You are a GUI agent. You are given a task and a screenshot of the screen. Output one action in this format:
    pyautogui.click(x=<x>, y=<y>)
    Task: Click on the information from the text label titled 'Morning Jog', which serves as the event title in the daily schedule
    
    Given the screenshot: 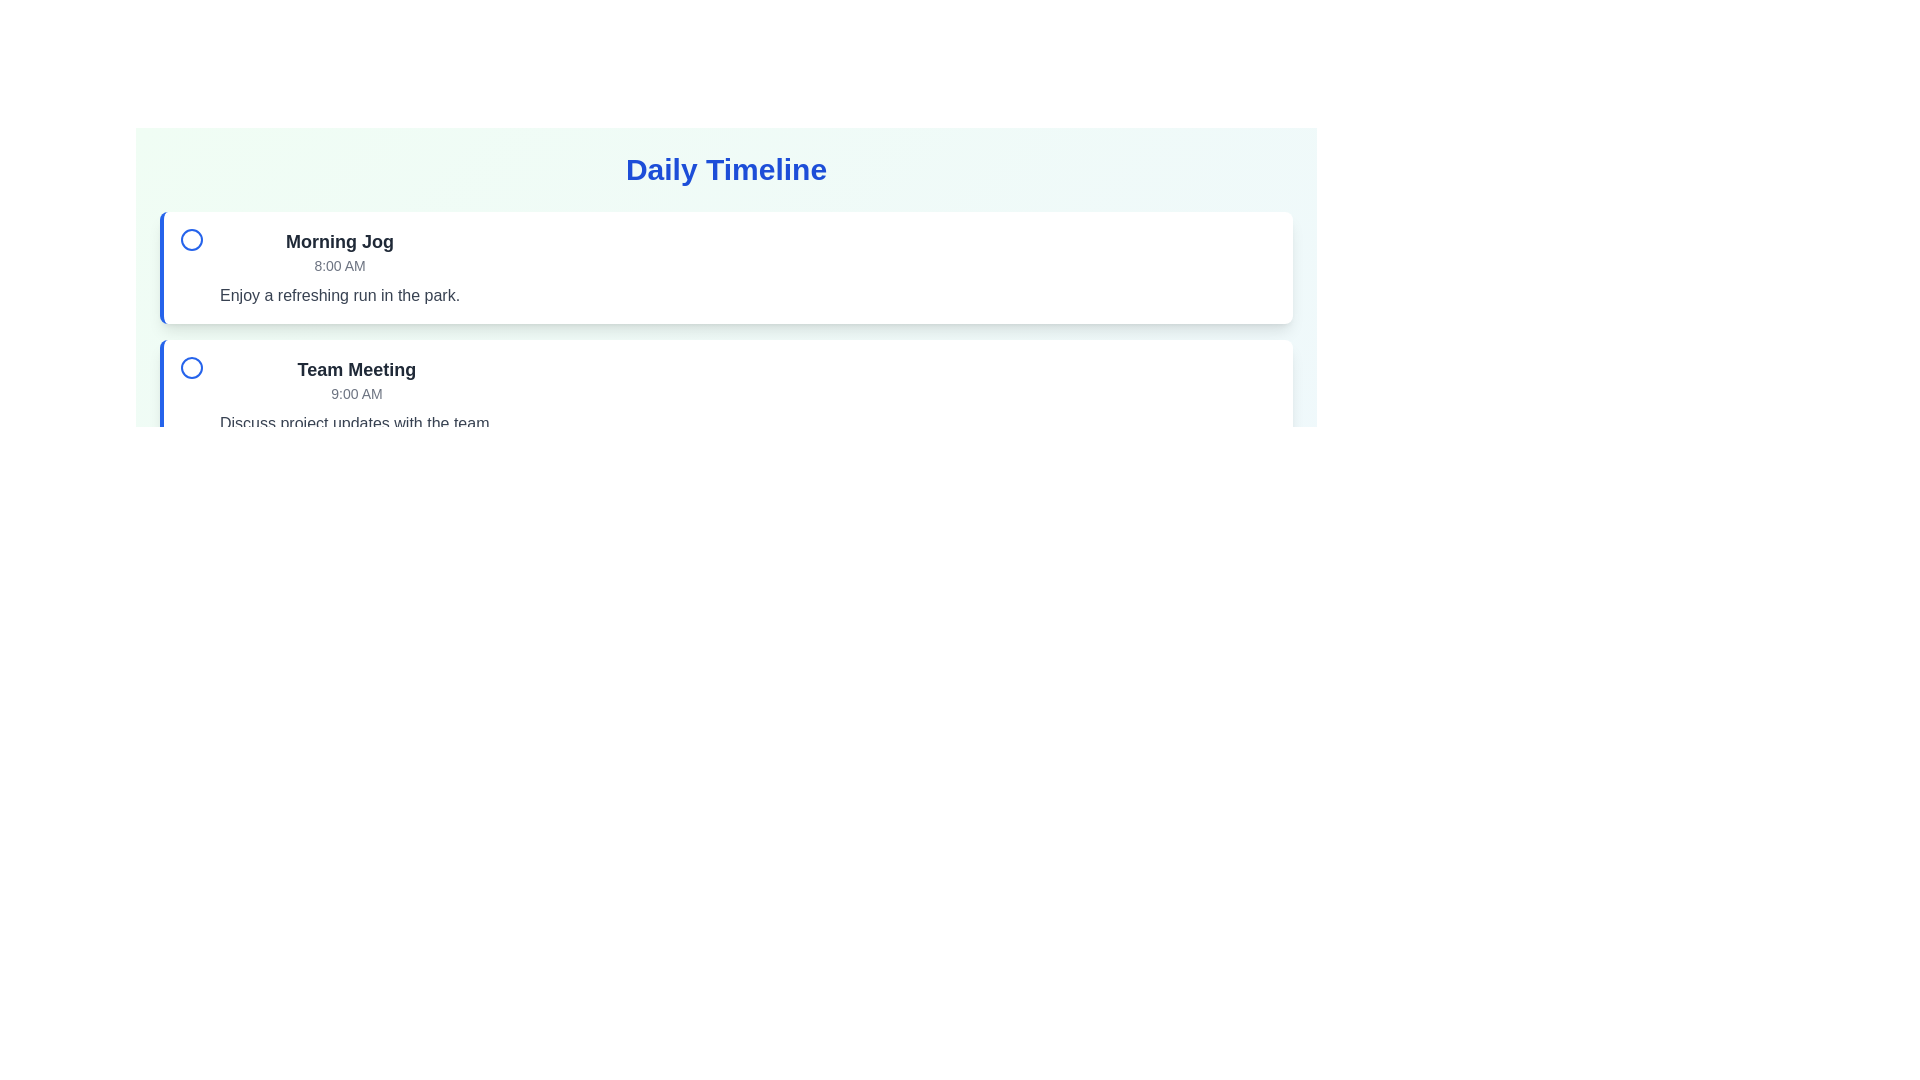 What is the action you would take?
    pyautogui.click(x=340, y=241)
    